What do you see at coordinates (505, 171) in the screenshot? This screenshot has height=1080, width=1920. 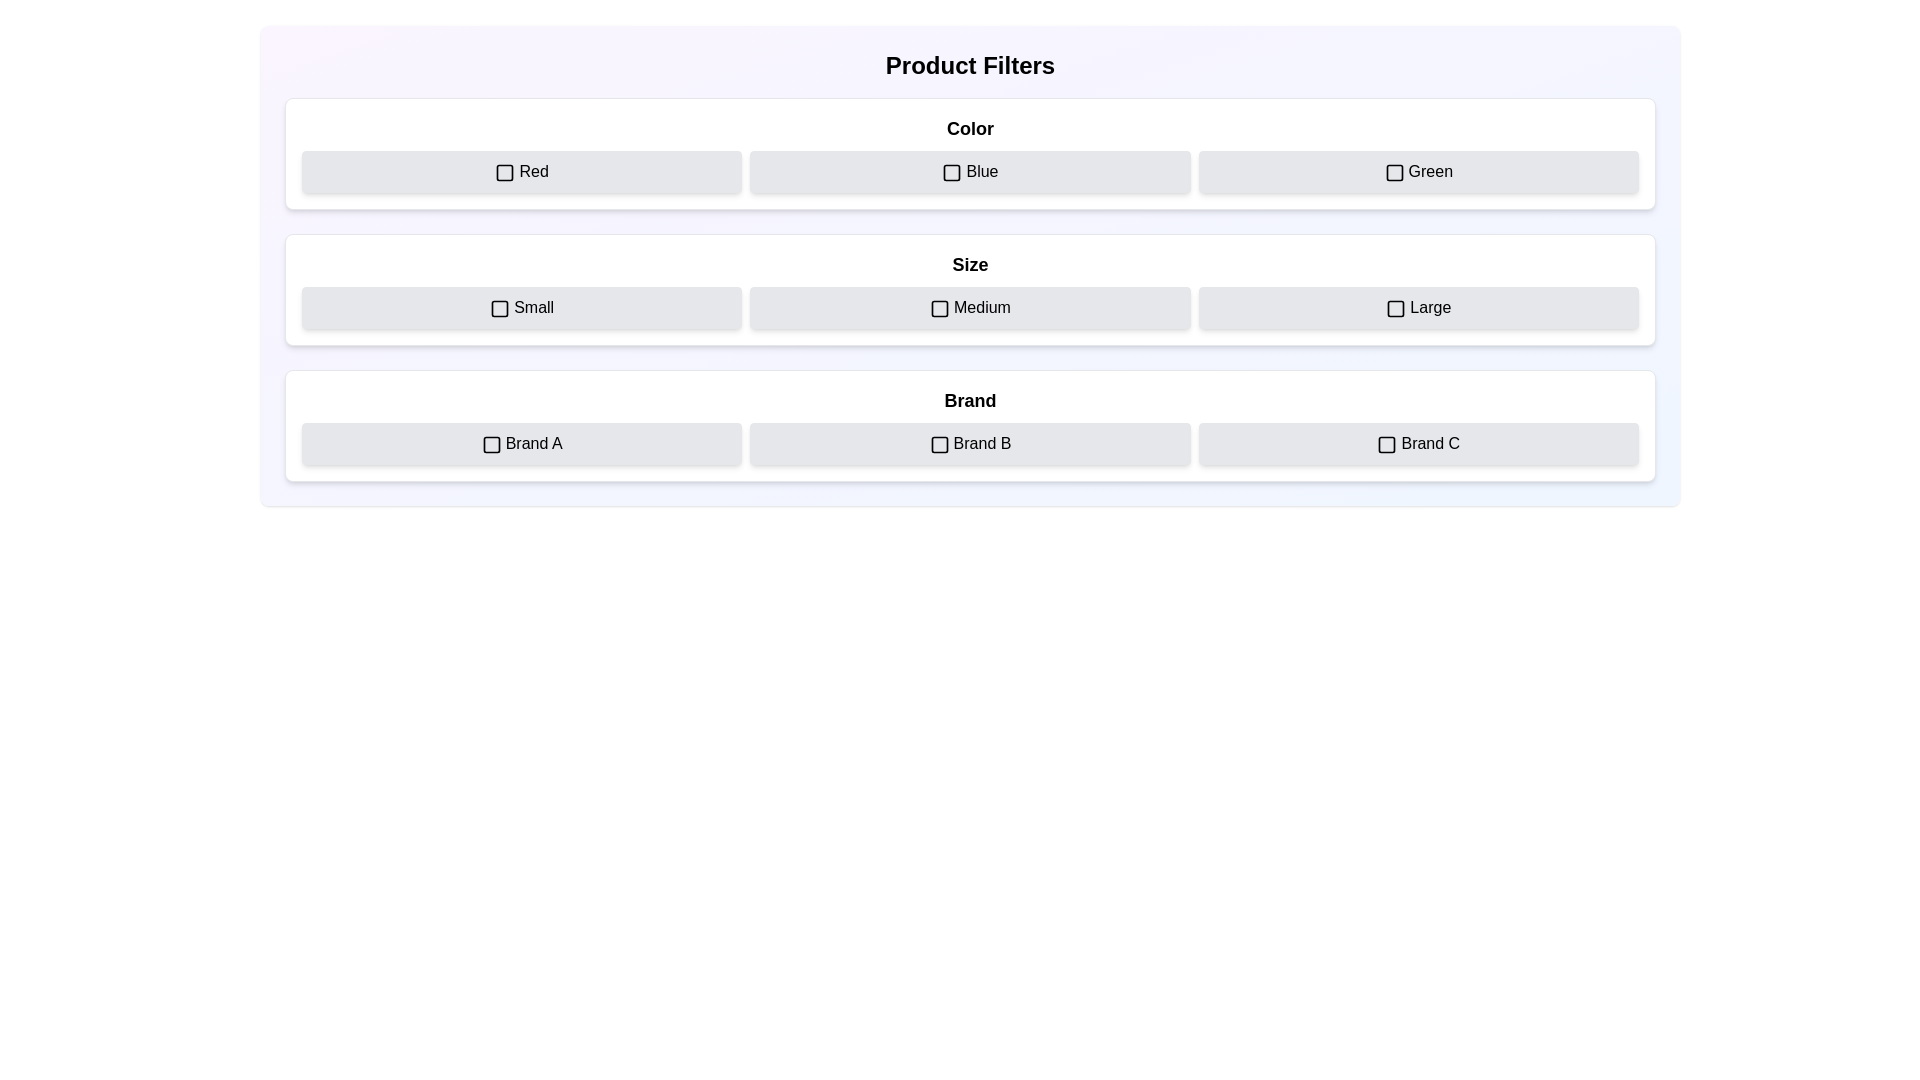 I see `the checkbox` at bounding box center [505, 171].